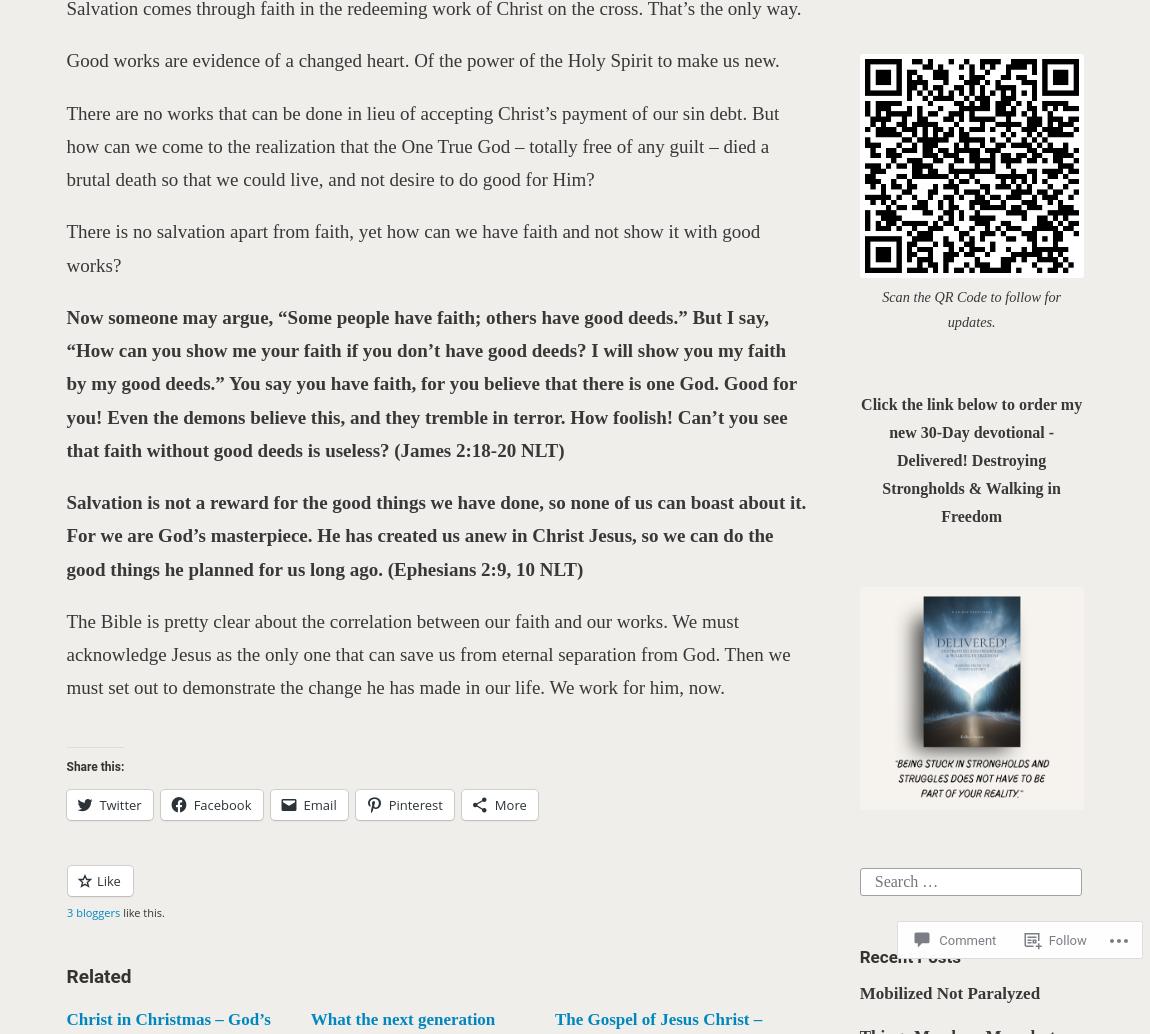 The width and height of the screenshot is (1150, 1034). What do you see at coordinates (431, 381) in the screenshot?
I see `'Now someone may argue, “Some people have faith; others have good deeds.” But I say, “How can you show me your faith if you don’t have good deeds? I will show you my faith by my good deeds.” You say you have faith, for you believe that there is one God. Good for you! Even the demons believe this, and they tremble in terror. How foolish! Can’t you see that faith without good deeds is useless? (James 2:18-20 NLT)'` at bounding box center [431, 381].